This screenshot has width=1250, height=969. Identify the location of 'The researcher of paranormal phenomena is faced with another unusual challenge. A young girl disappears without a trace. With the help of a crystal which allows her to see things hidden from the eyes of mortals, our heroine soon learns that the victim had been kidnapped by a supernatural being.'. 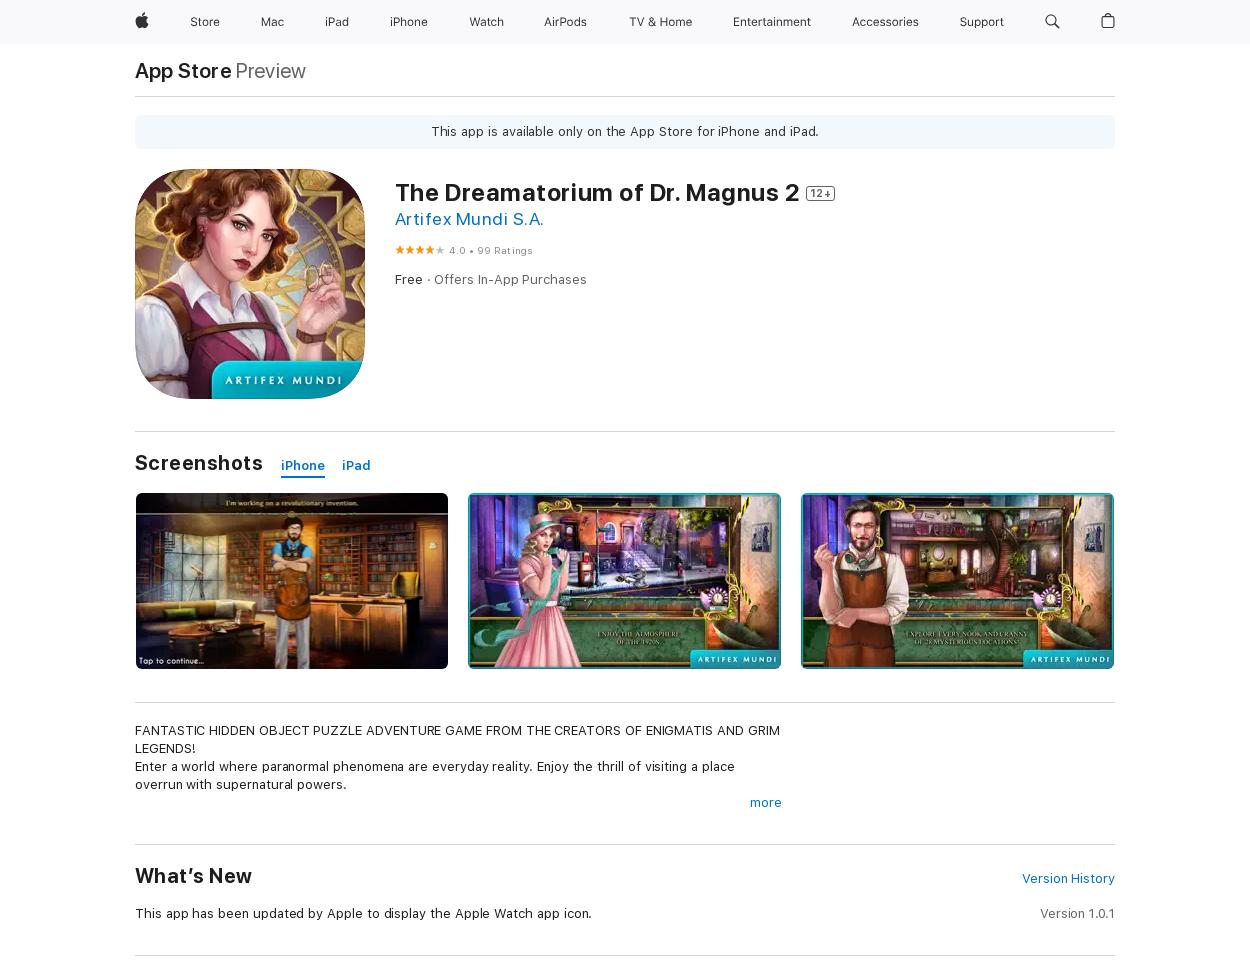
(445, 873).